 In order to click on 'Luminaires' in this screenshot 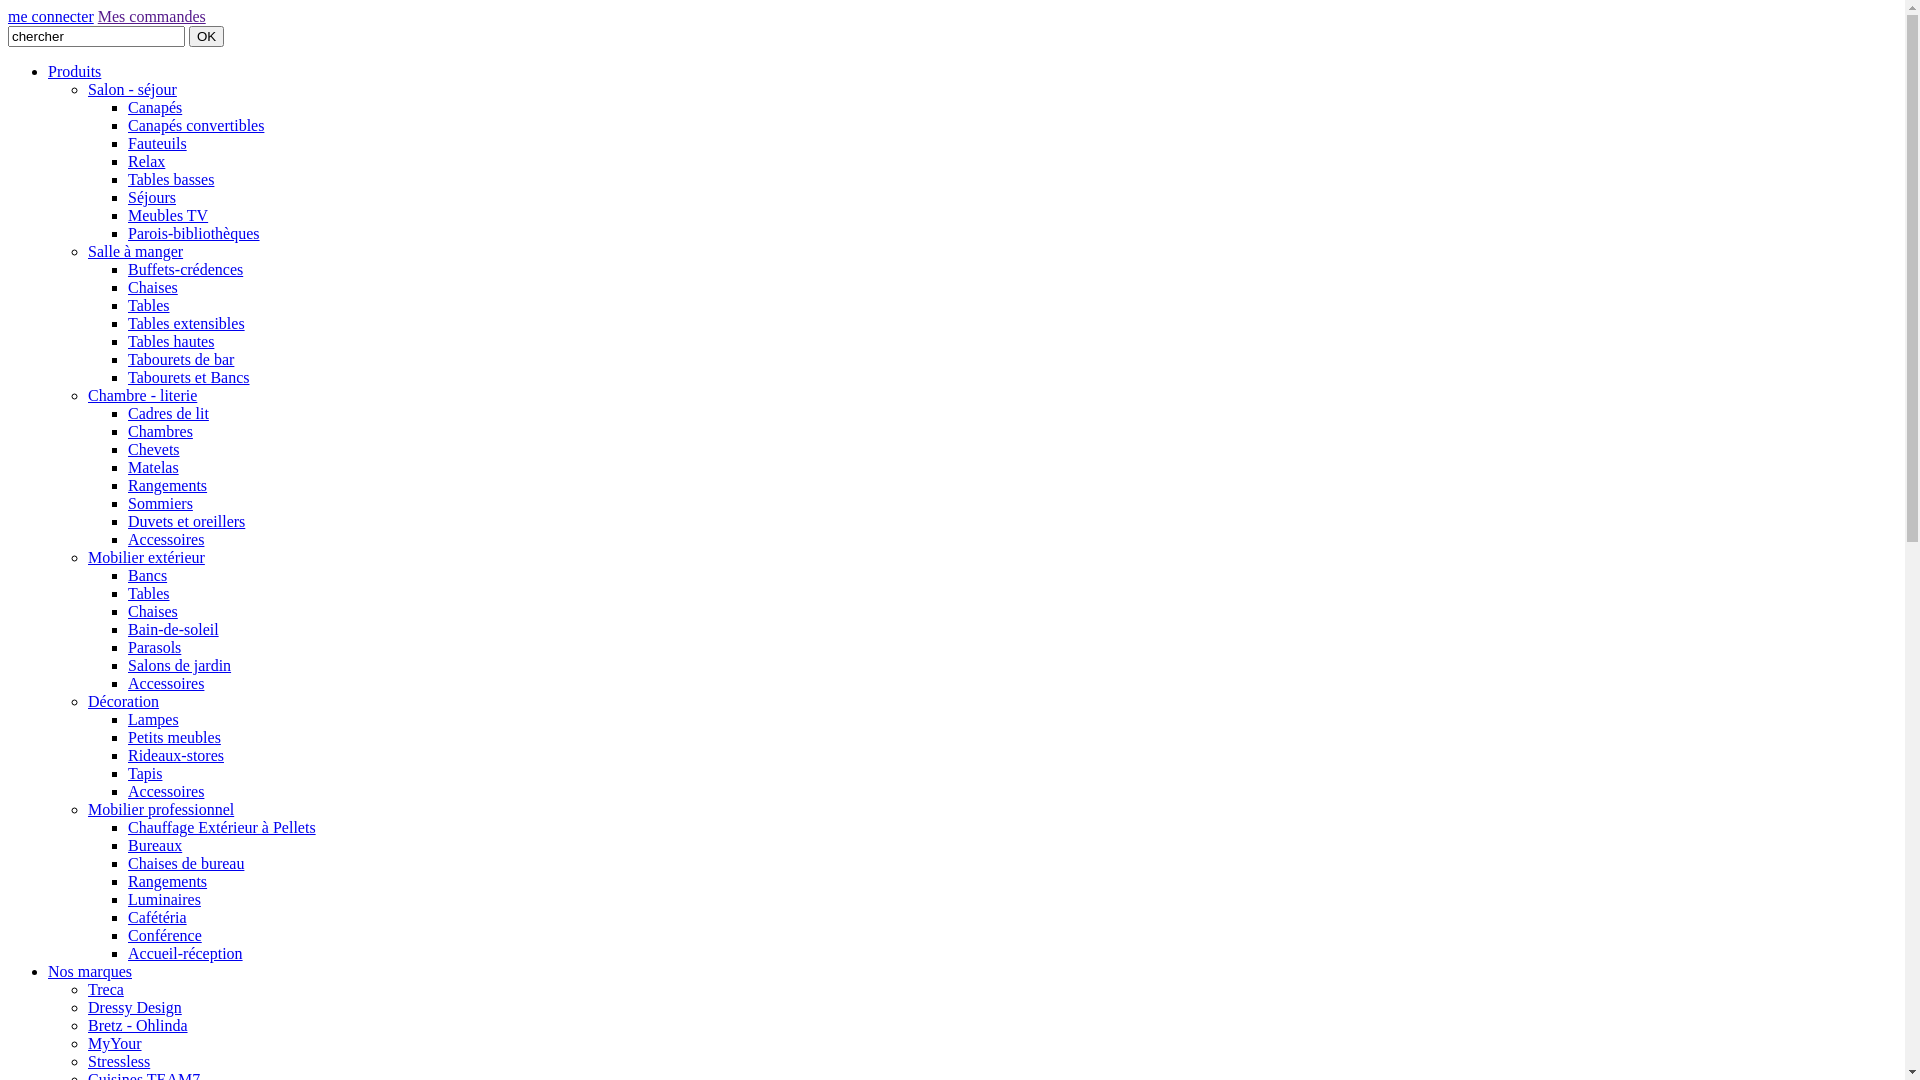, I will do `click(164, 898)`.